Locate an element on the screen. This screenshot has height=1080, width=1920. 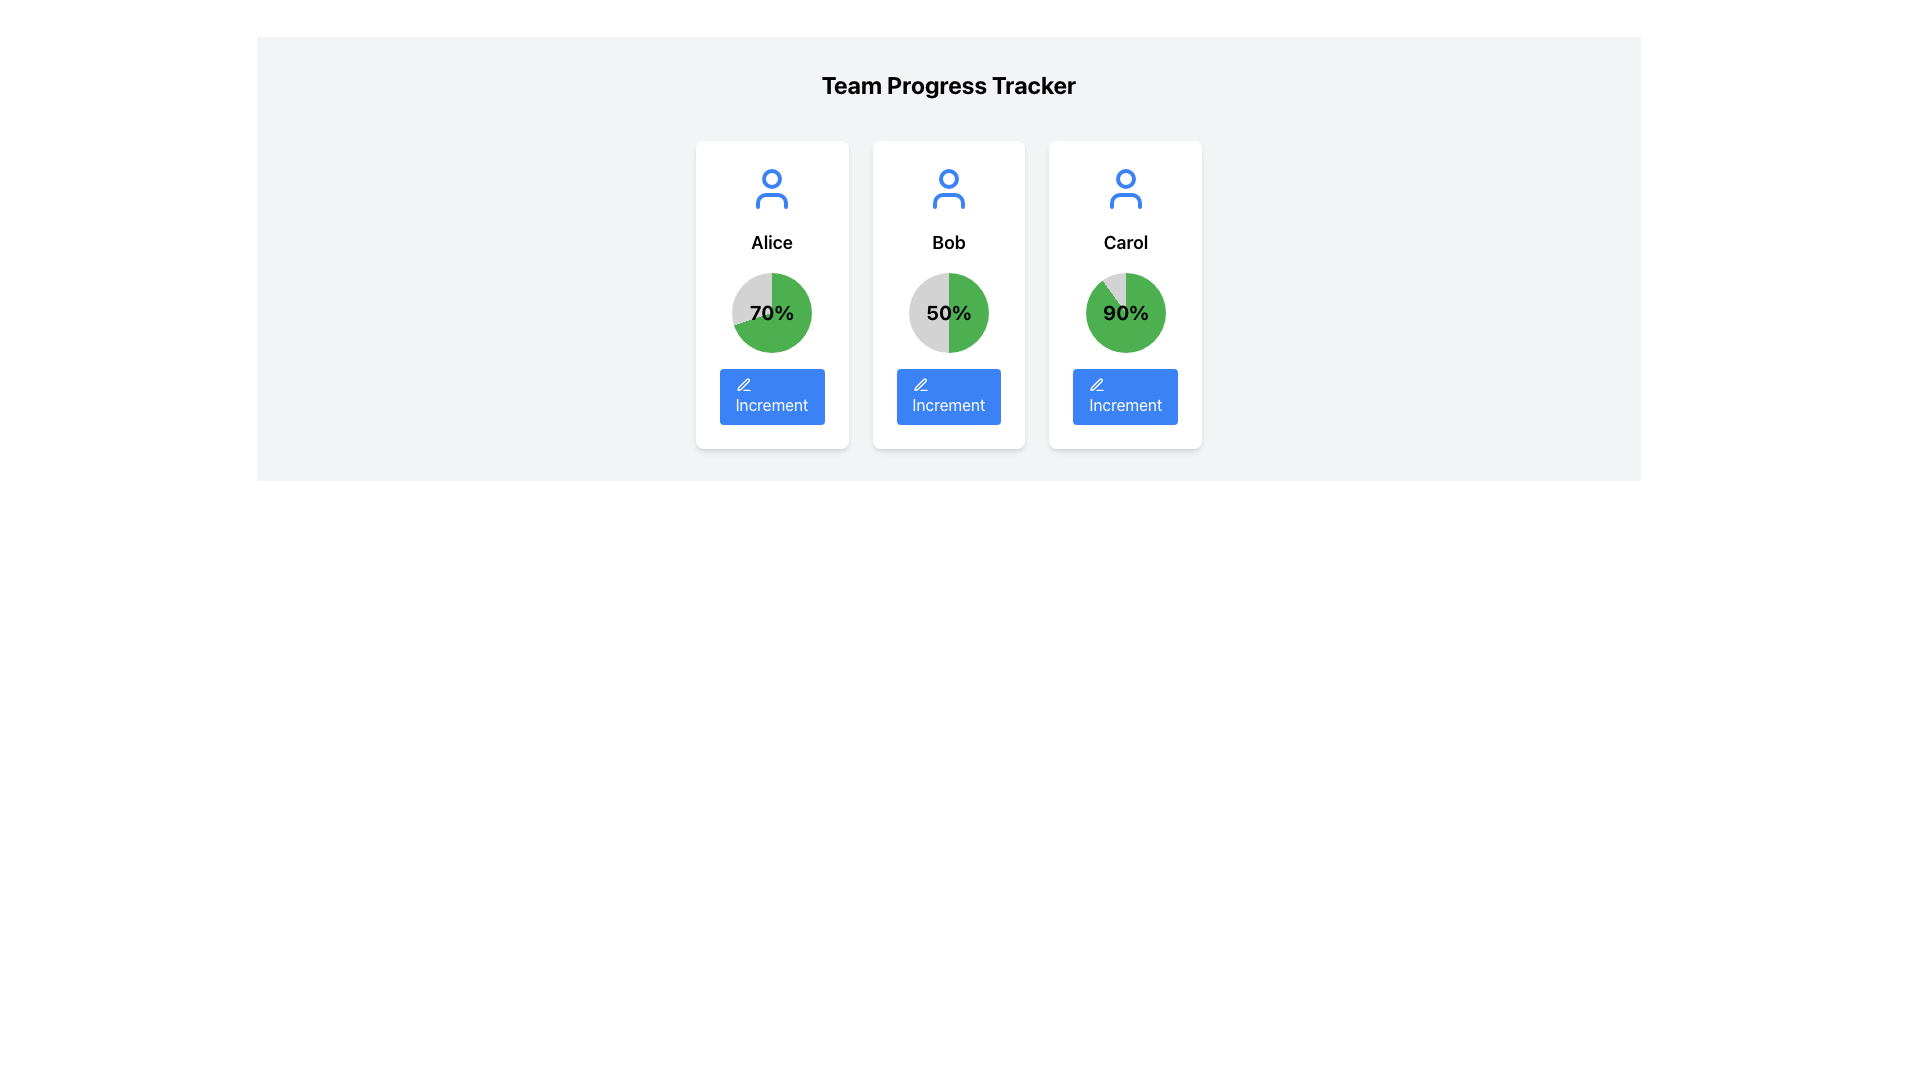
numerical status or percentage displayed in the center of the circular progress chart associated with 'Alice', located above the blue 'Increment' button is located at coordinates (771, 312).